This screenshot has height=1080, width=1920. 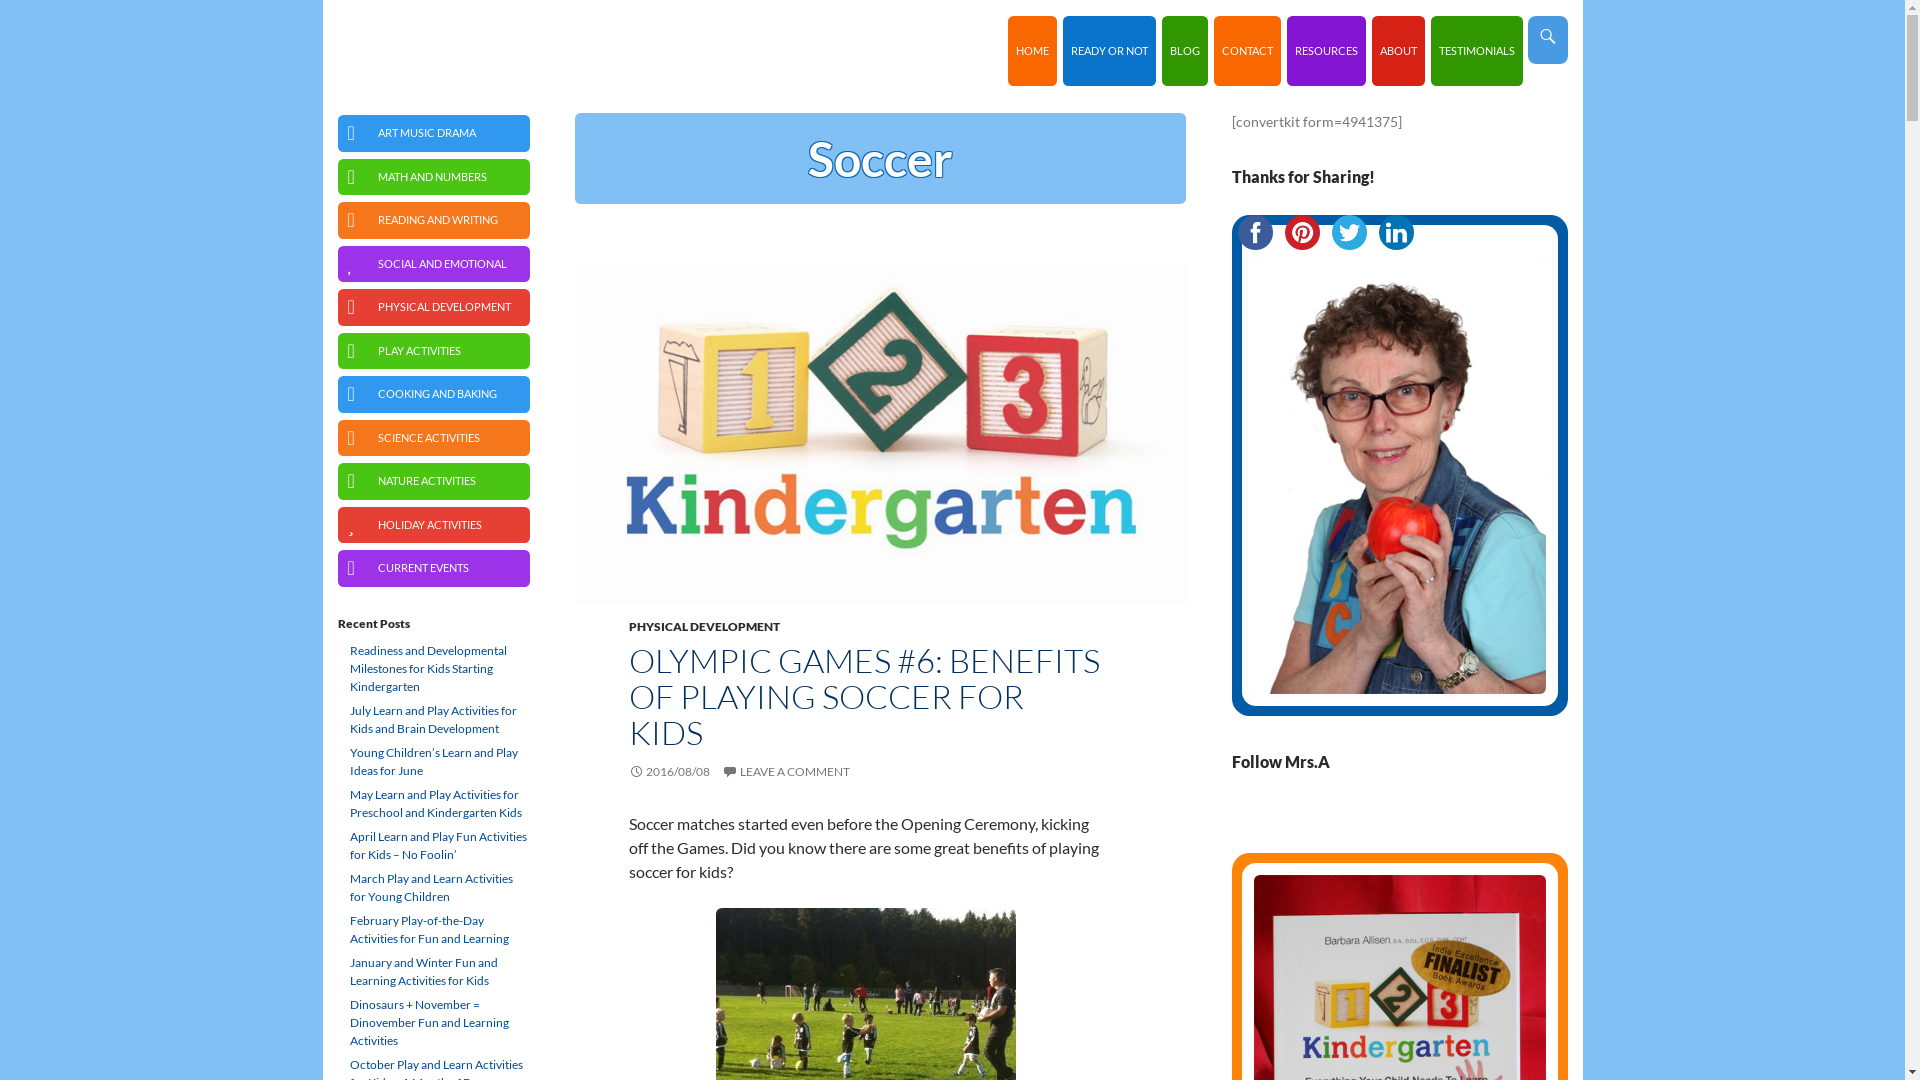 What do you see at coordinates (1276, 231) in the screenshot?
I see `'pinterest'` at bounding box center [1276, 231].